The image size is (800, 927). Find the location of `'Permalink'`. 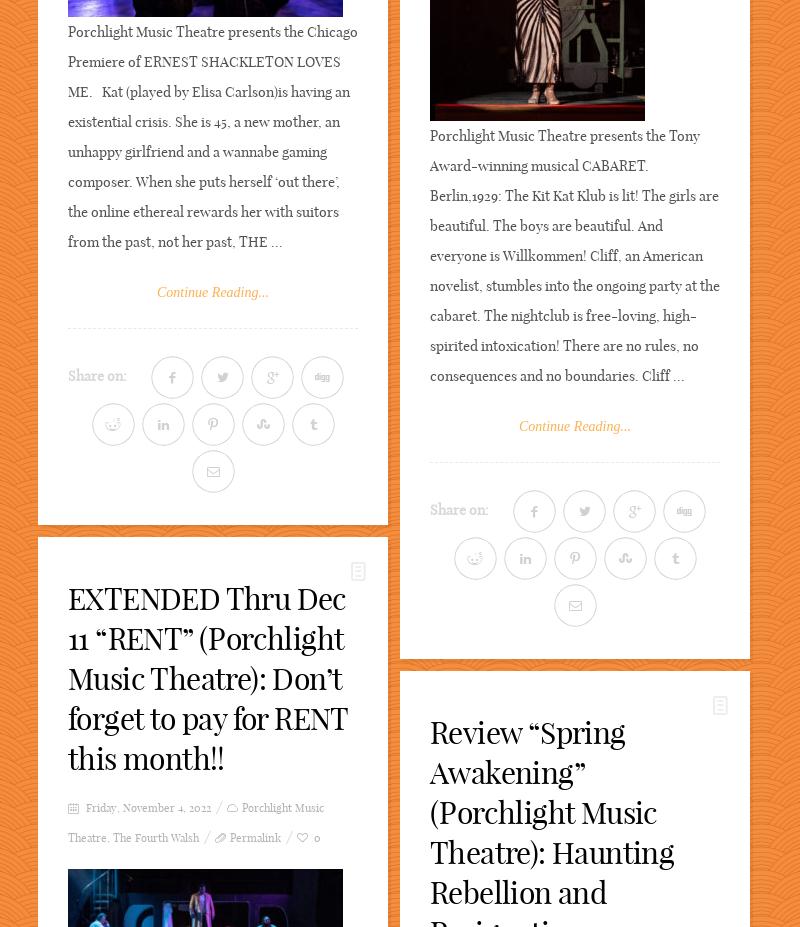

'Permalink' is located at coordinates (229, 838).